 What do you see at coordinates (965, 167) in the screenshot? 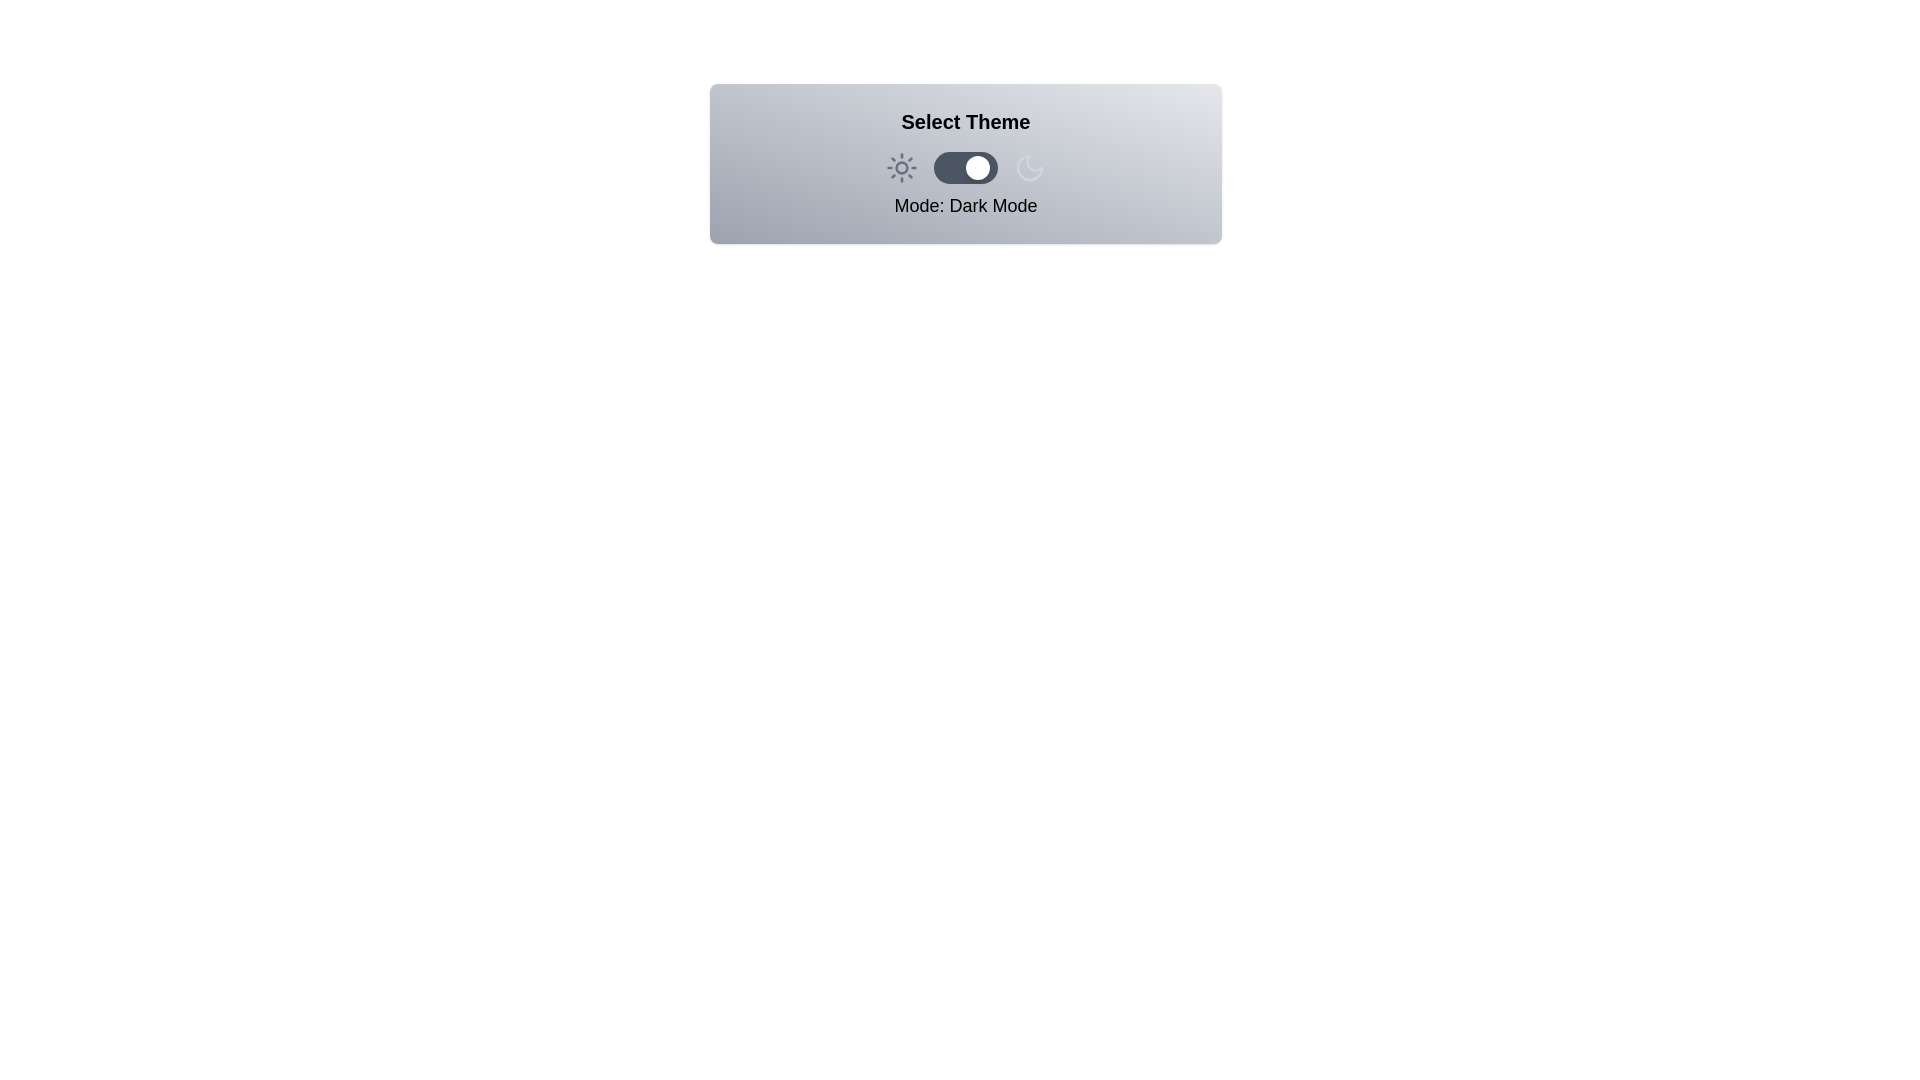
I see `the toggle switch to change the theme` at bounding box center [965, 167].